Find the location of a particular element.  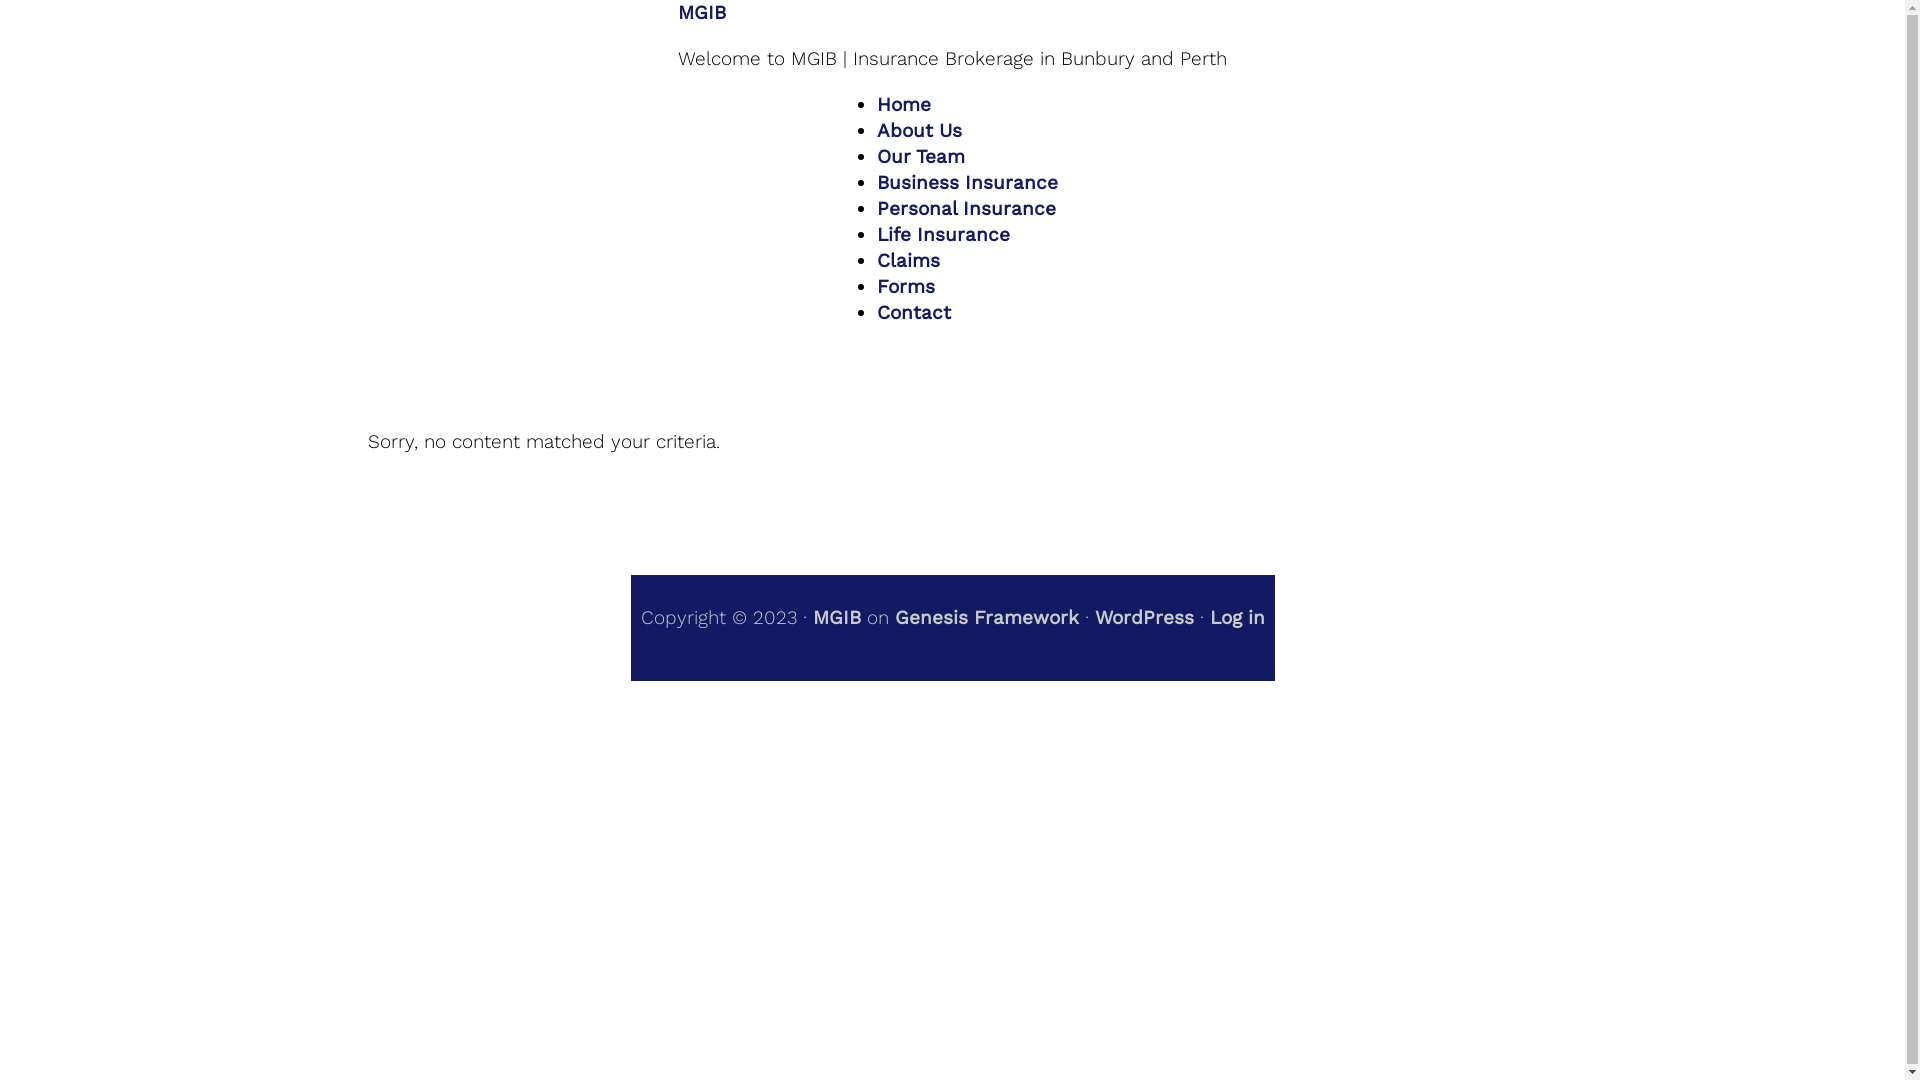

'Claims' is located at coordinates (907, 259).